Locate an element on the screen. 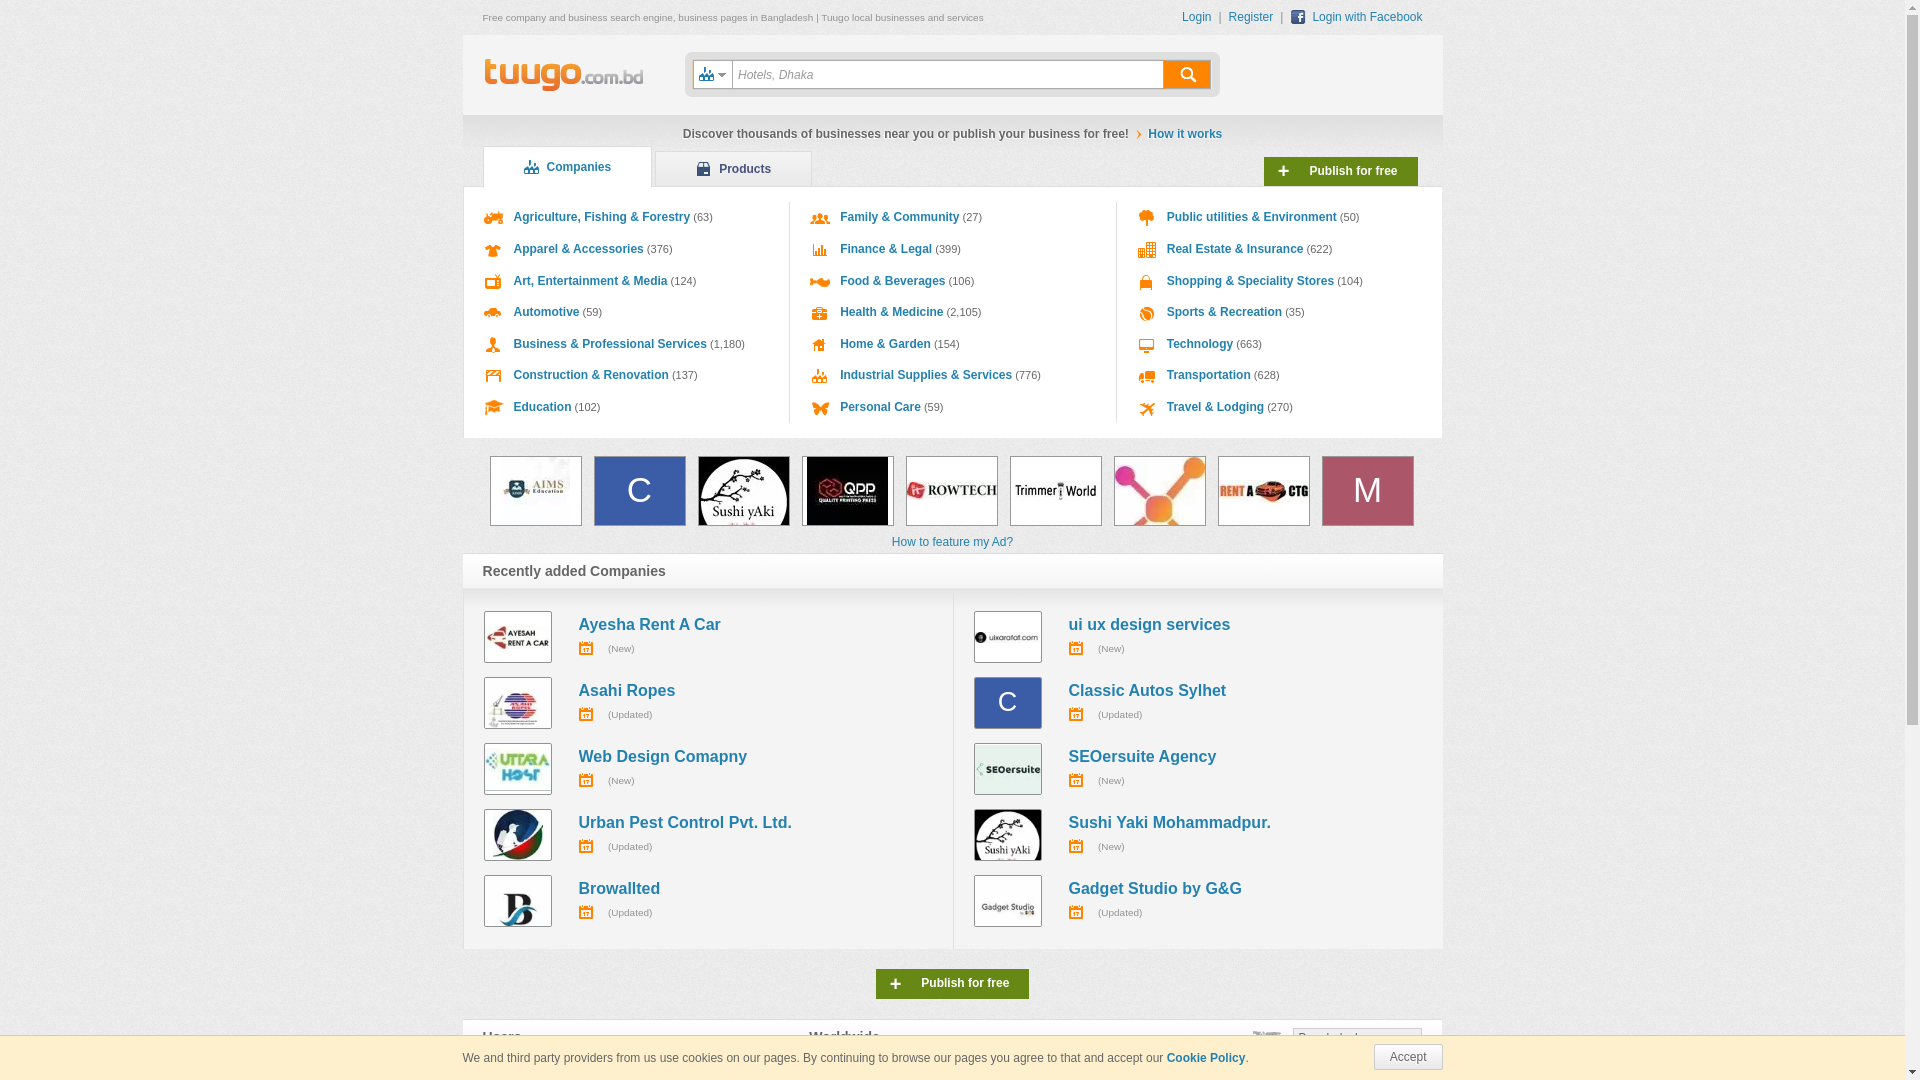 This screenshot has height=1080, width=1920. ' Public utilities & Environment (50)' is located at coordinates (1280, 218).